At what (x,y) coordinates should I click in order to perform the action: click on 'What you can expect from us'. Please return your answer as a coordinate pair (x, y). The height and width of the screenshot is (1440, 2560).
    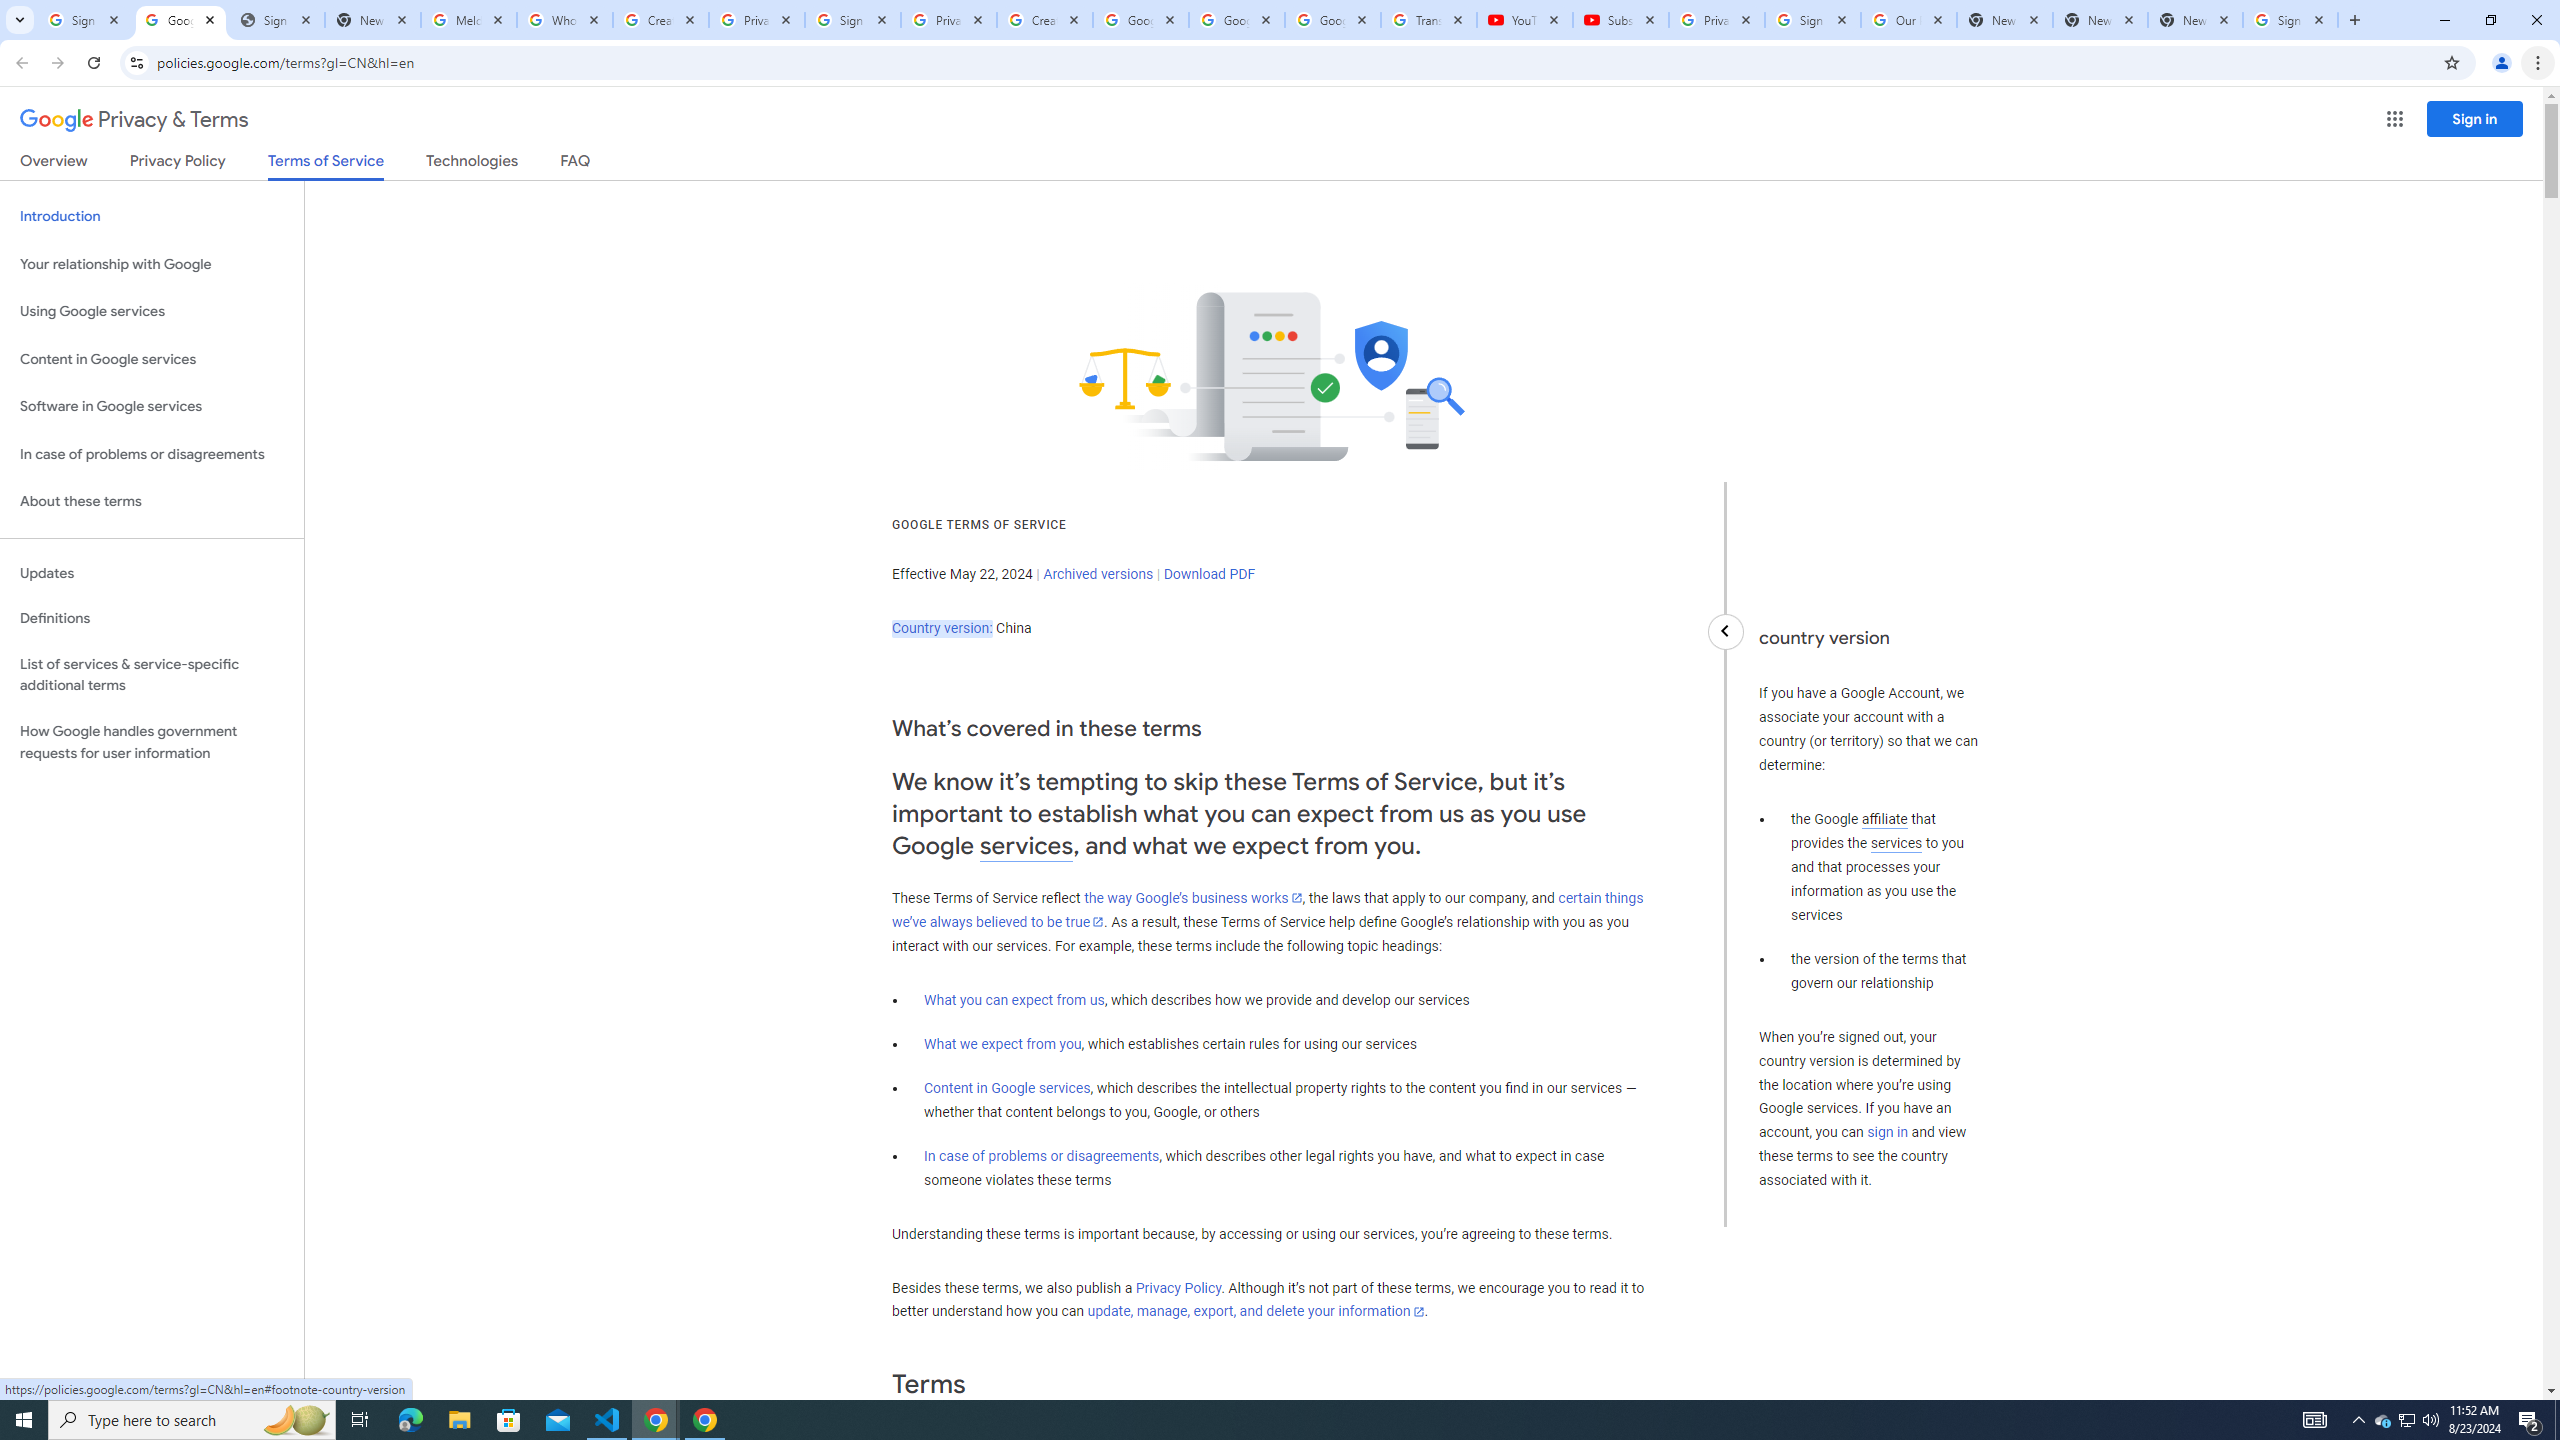
    Looking at the image, I should click on (1015, 999).